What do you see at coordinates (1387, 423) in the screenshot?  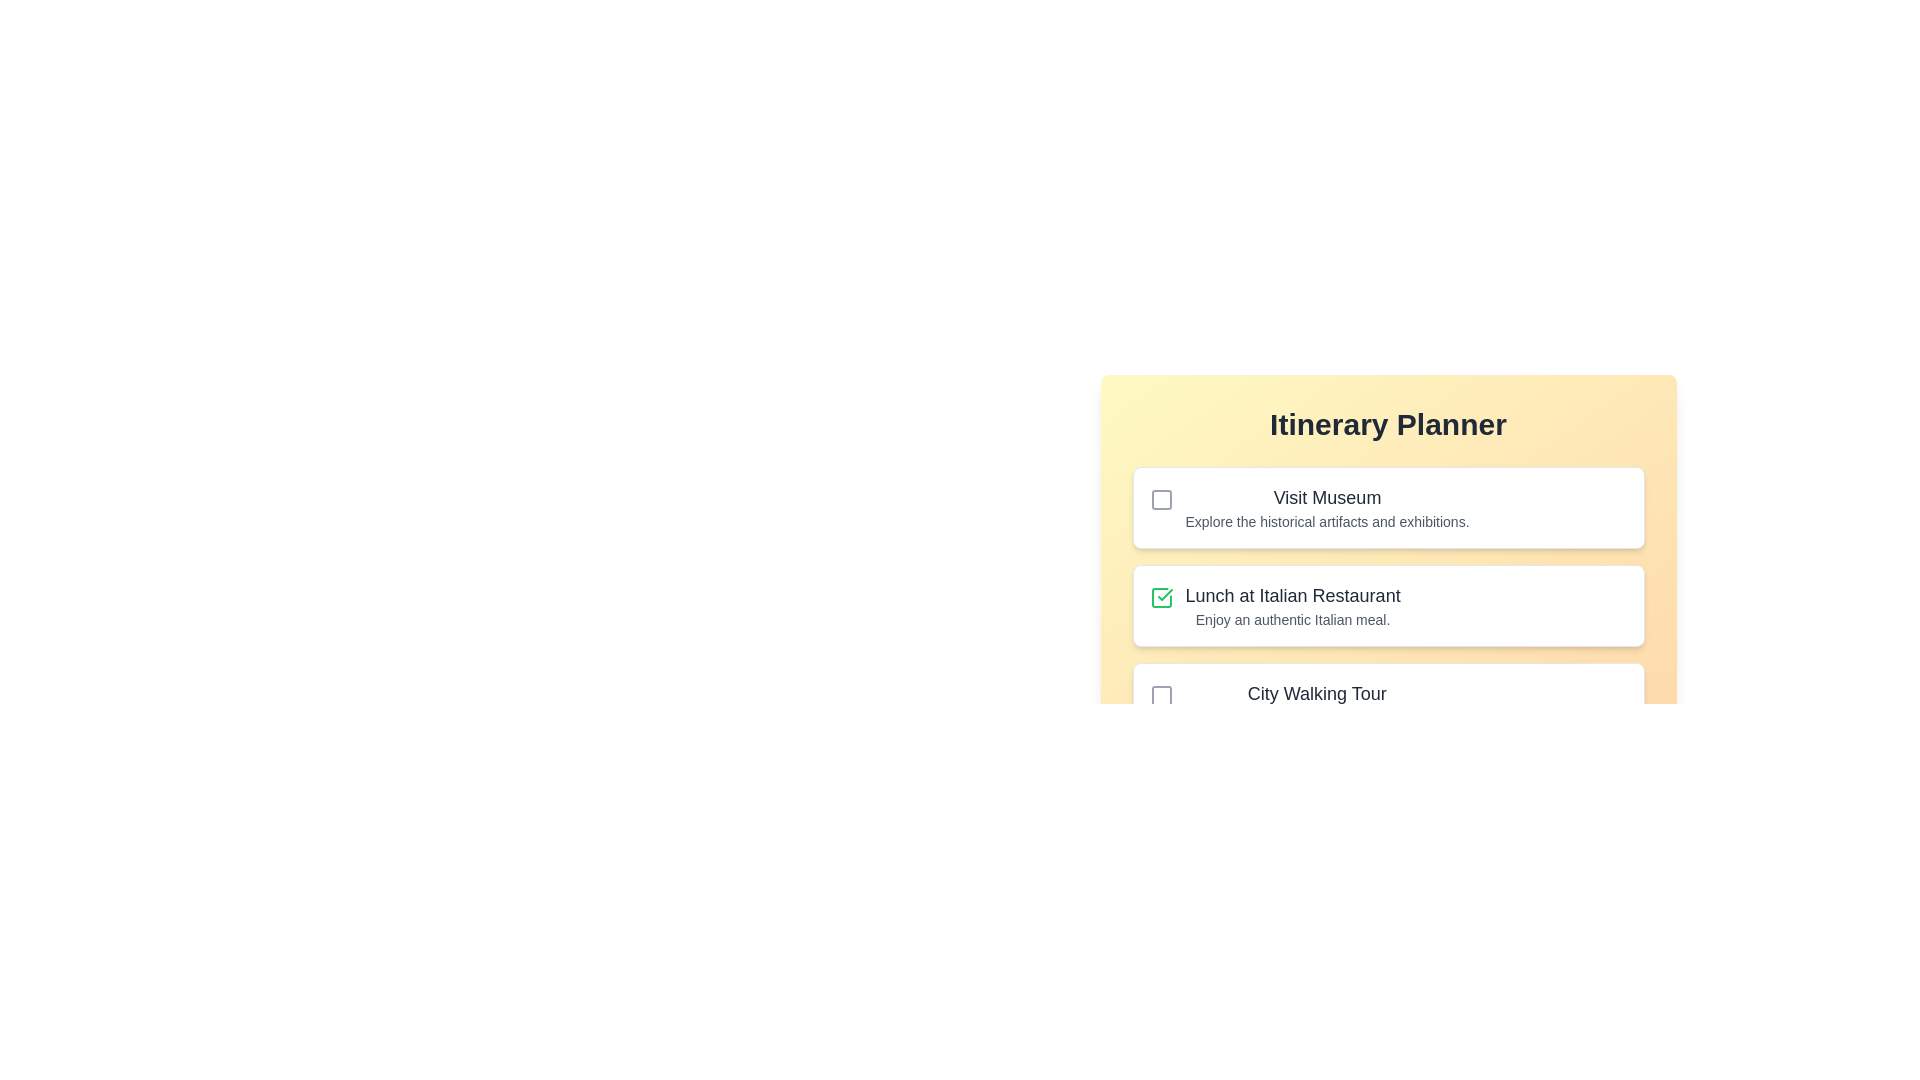 I see `the header titled 'Itinerary Planner', which is a bold, centered title with dark gray text on a yellow-orange gradient background, positioned at the top of the layout` at bounding box center [1387, 423].